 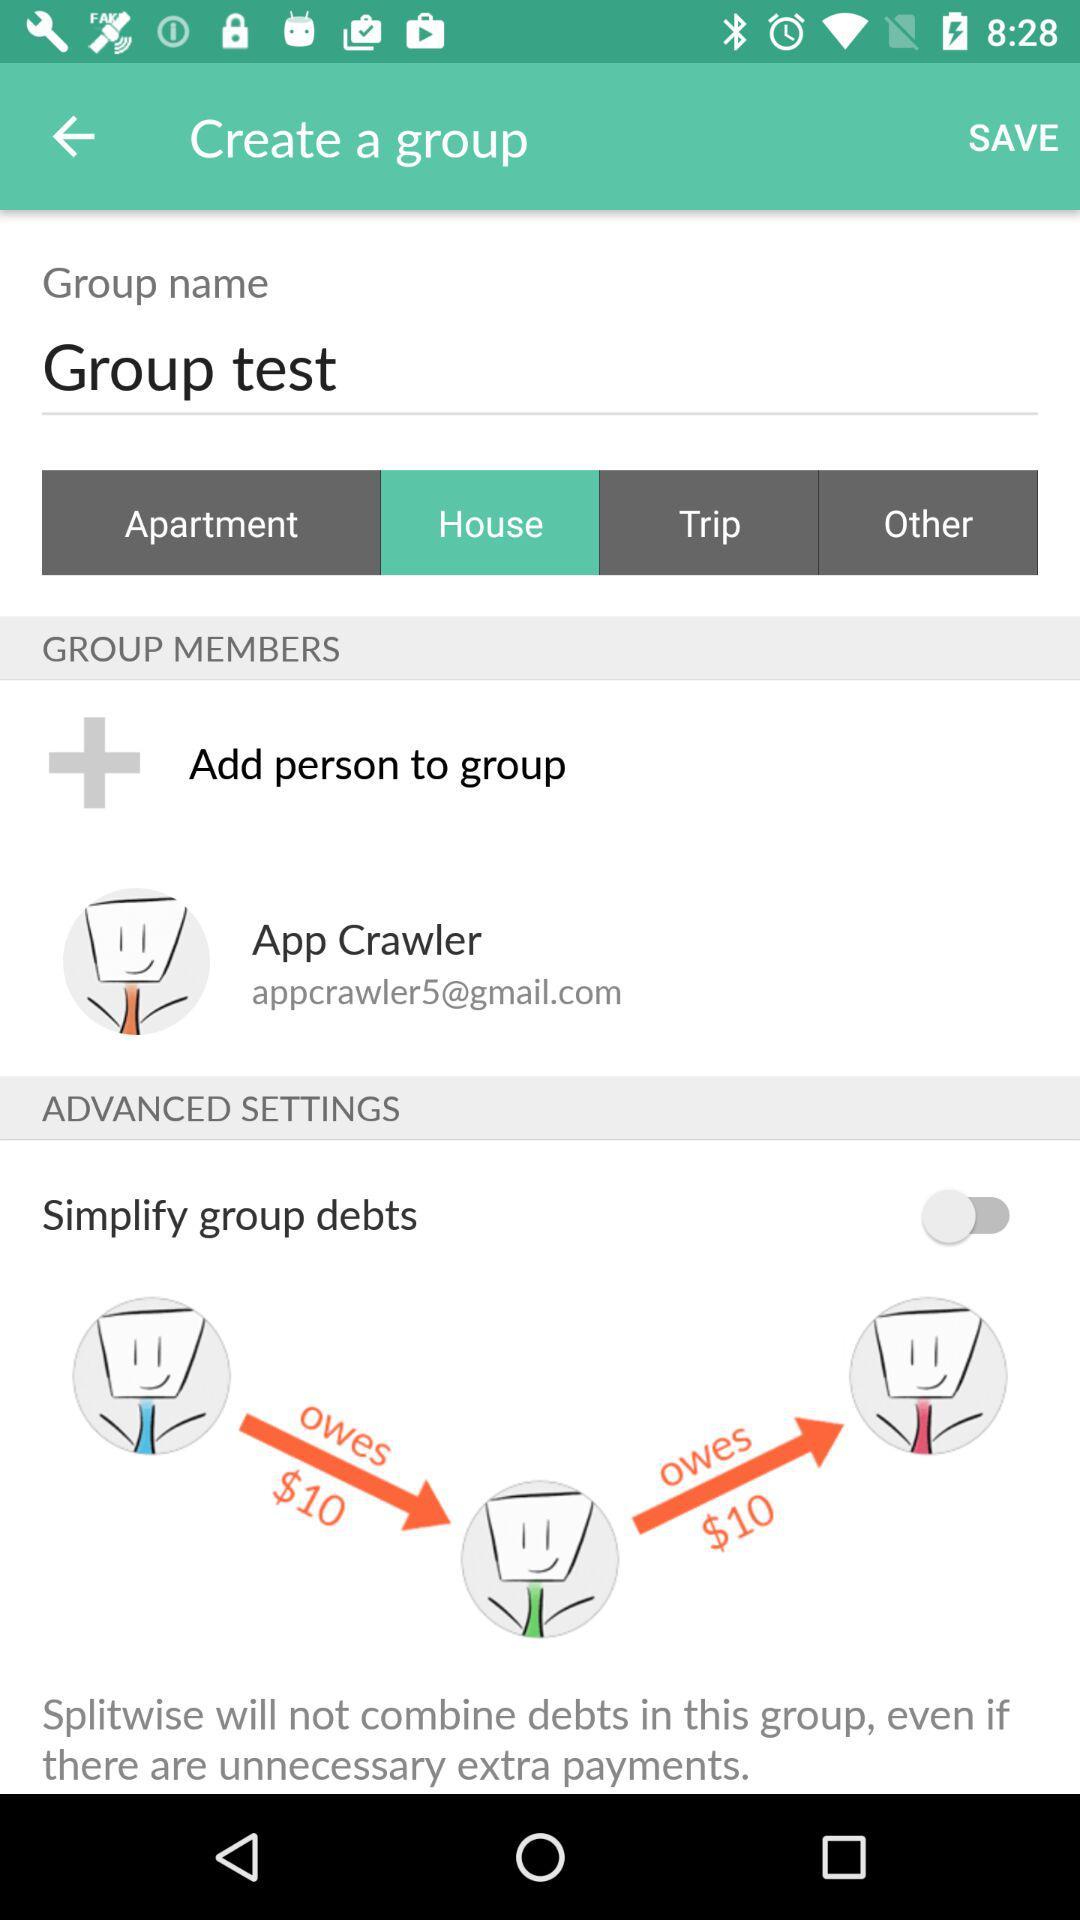 What do you see at coordinates (135, 961) in the screenshot?
I see `icon to the left of app crawler` at bounding box center [135, 961].